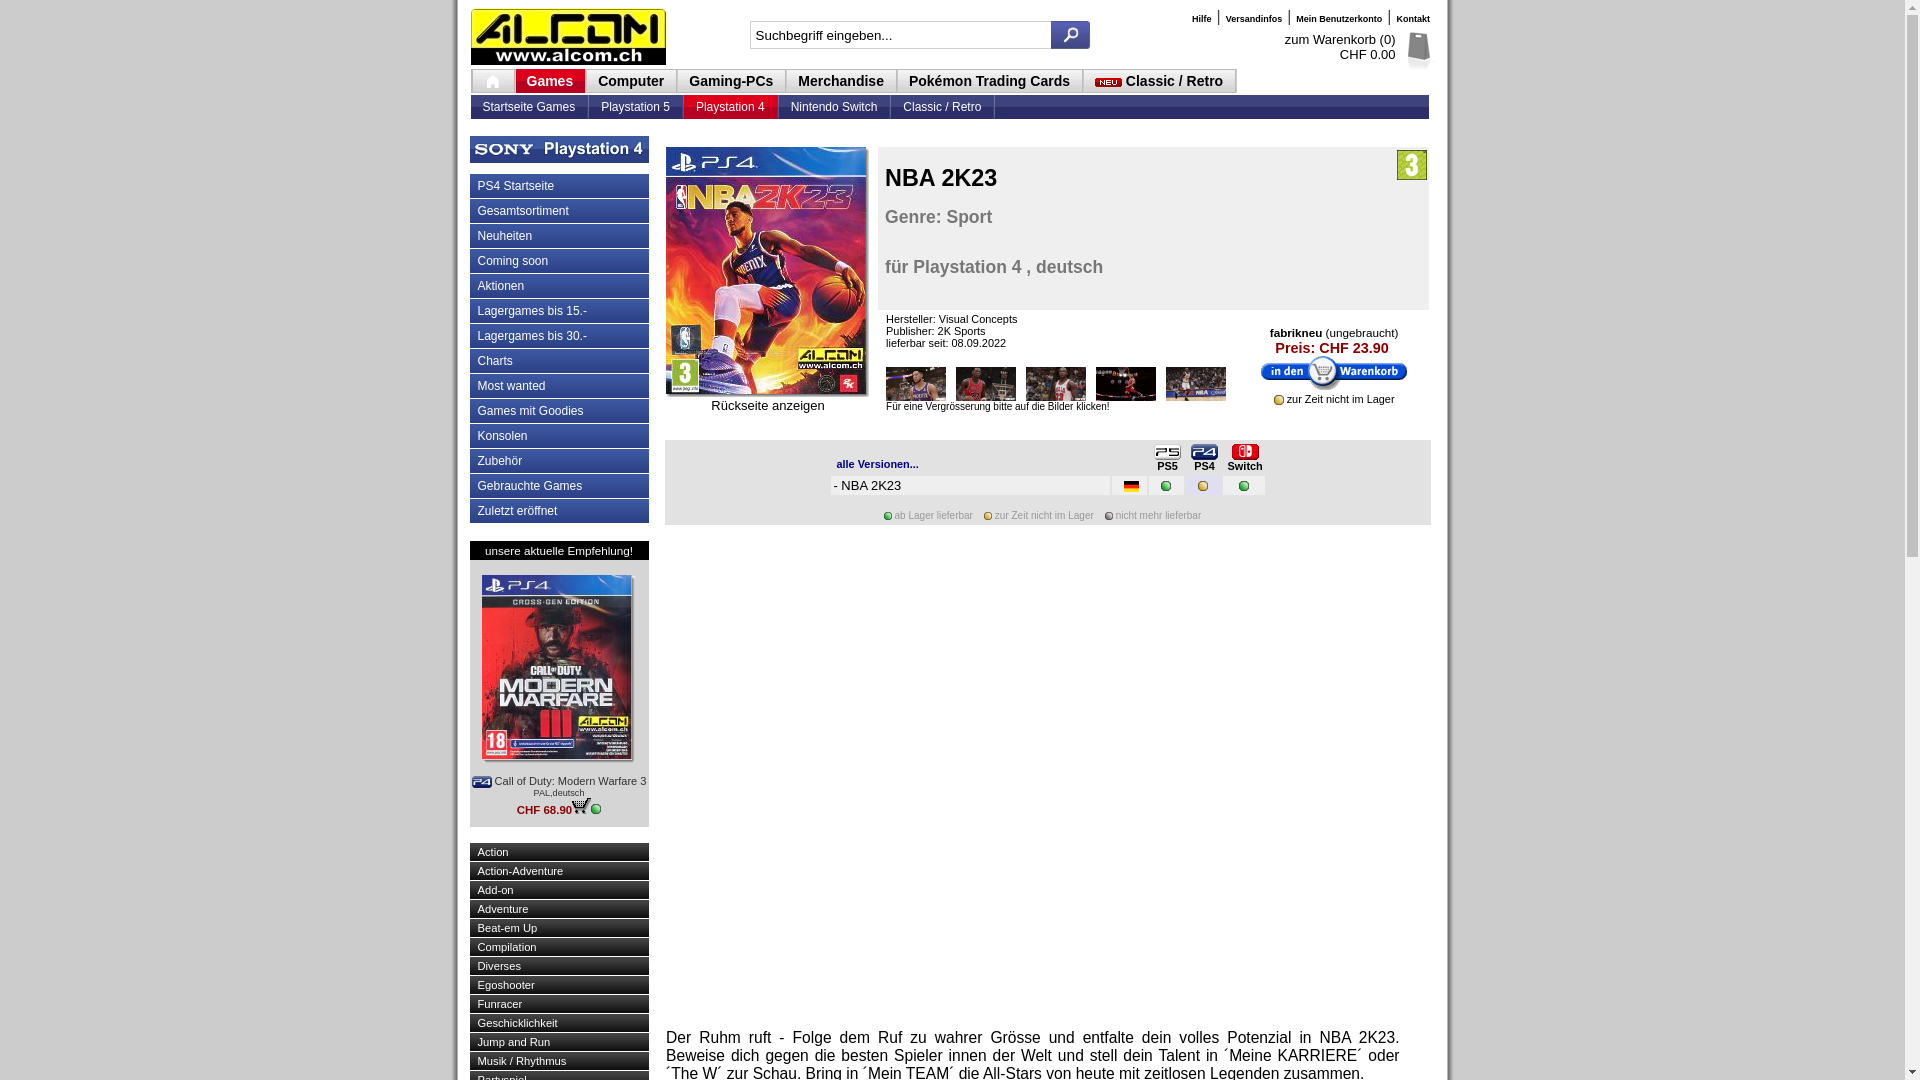 This screenshot has height=1080, width=1920. What do you see at coordinates (765, 270) in the screenshot?
I see `'NBA 2K23 (Playstation 4)'` at bounding box center [765, 270].